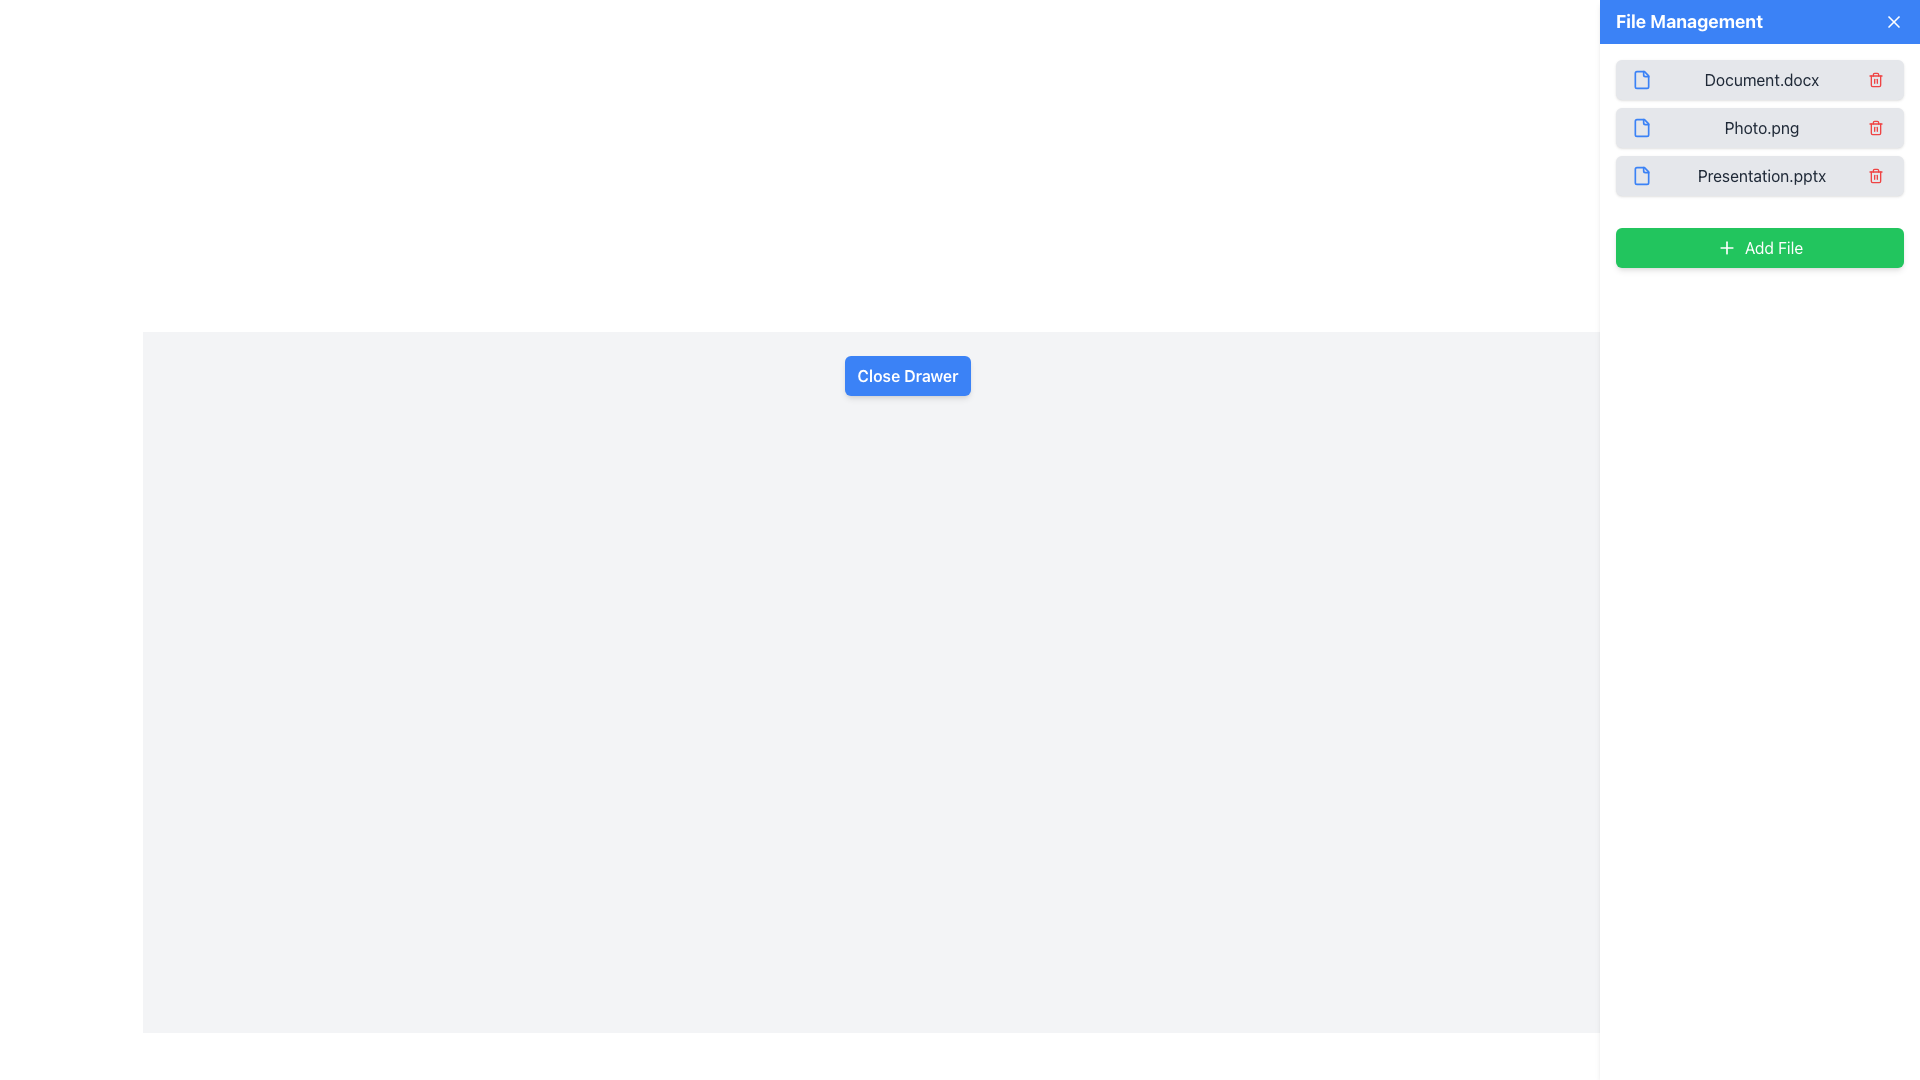  Describe the element at coordinates (1875, 127) in the screenshot. I see `the red trash can icon button located to the right of the file name 'Photo.png'` at that location.